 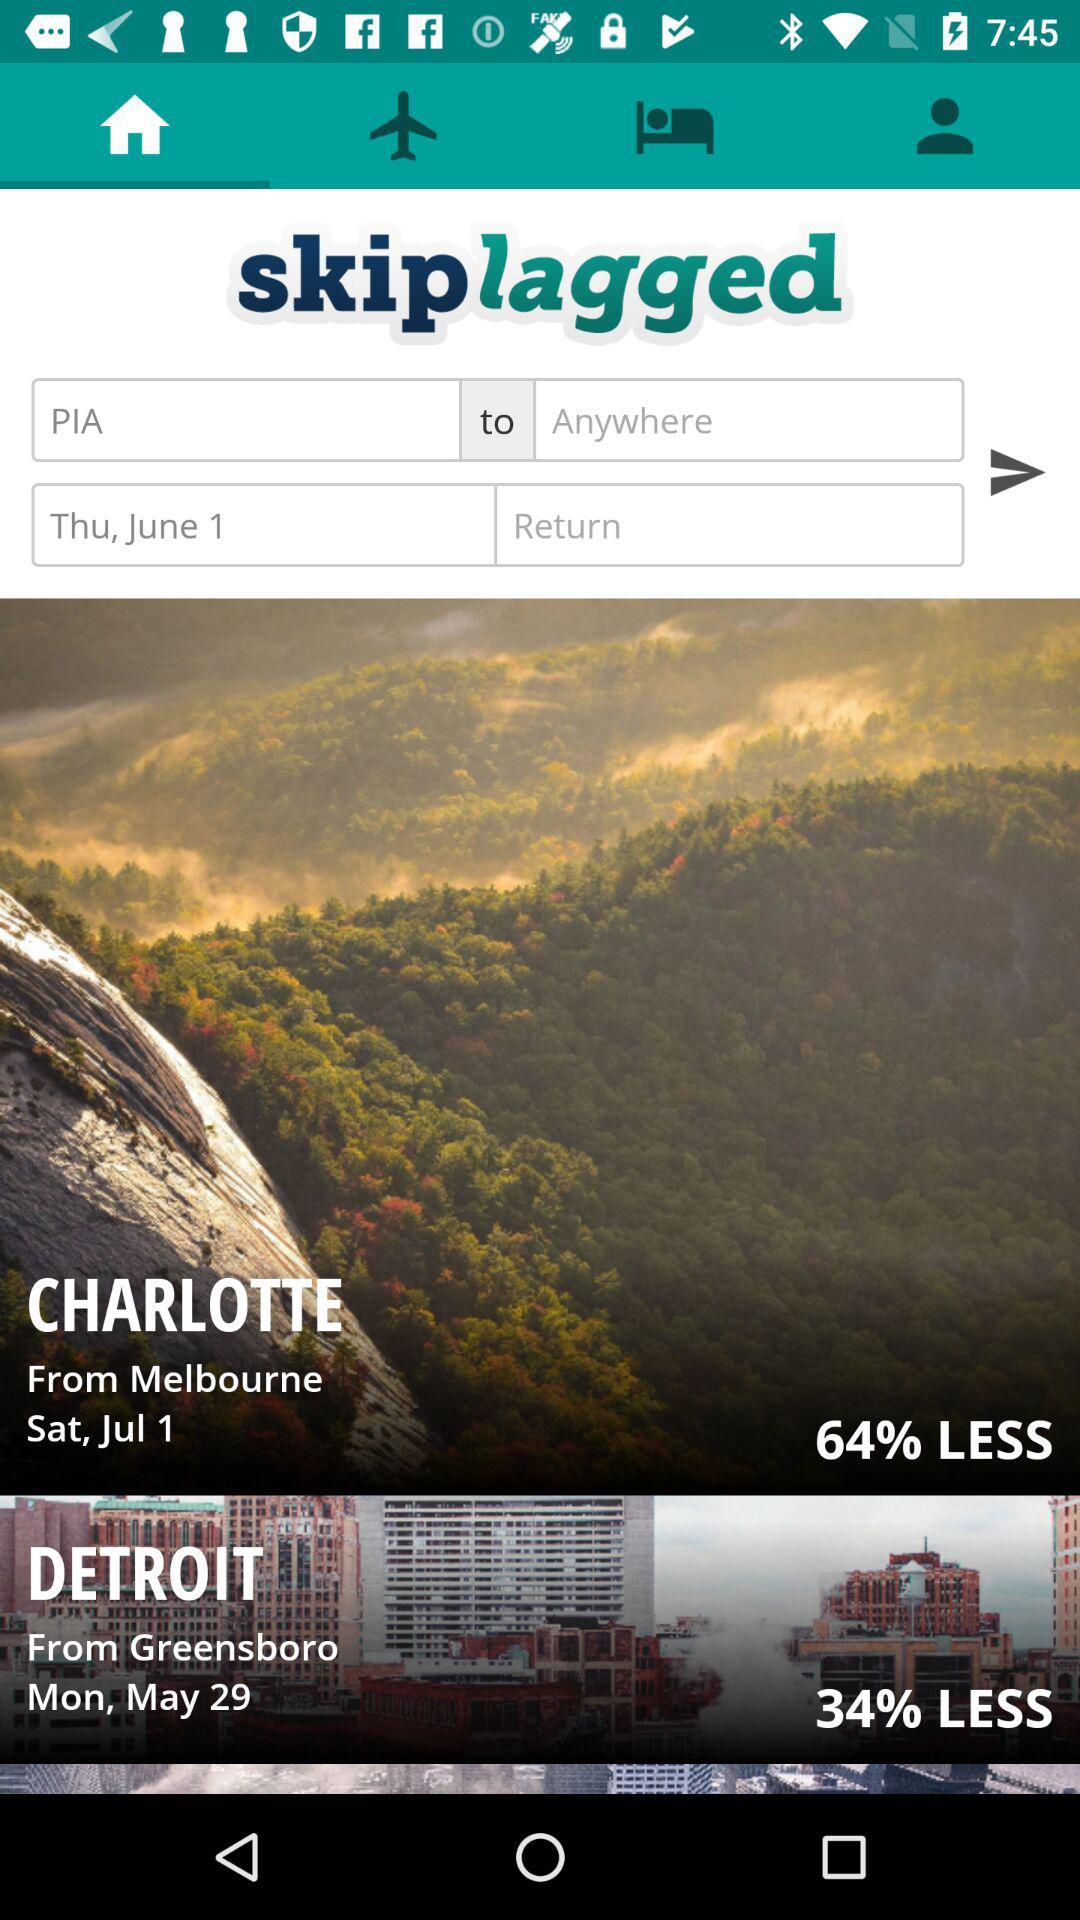 I want to click on results, so click(x=1017, y=471).